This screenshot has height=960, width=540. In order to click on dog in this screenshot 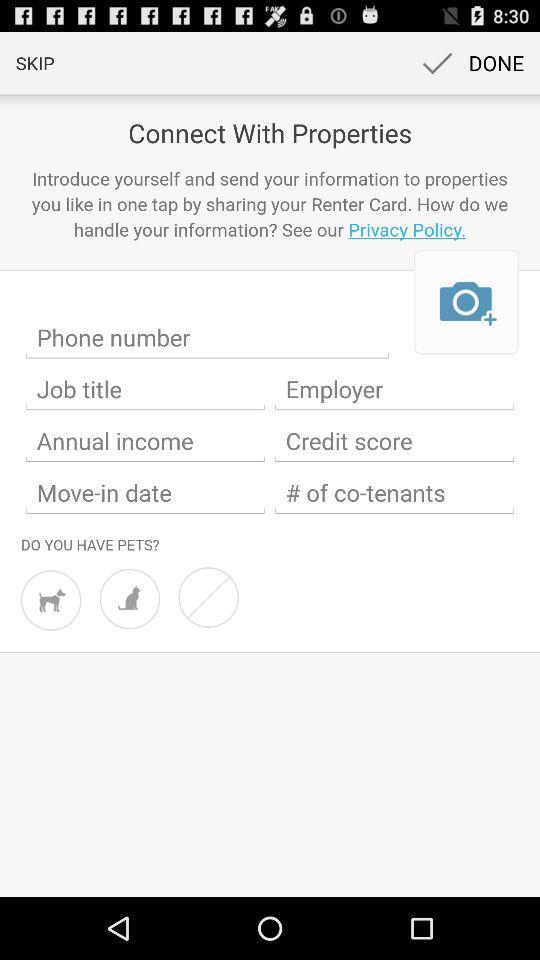, I will do `click(51, 600)`.